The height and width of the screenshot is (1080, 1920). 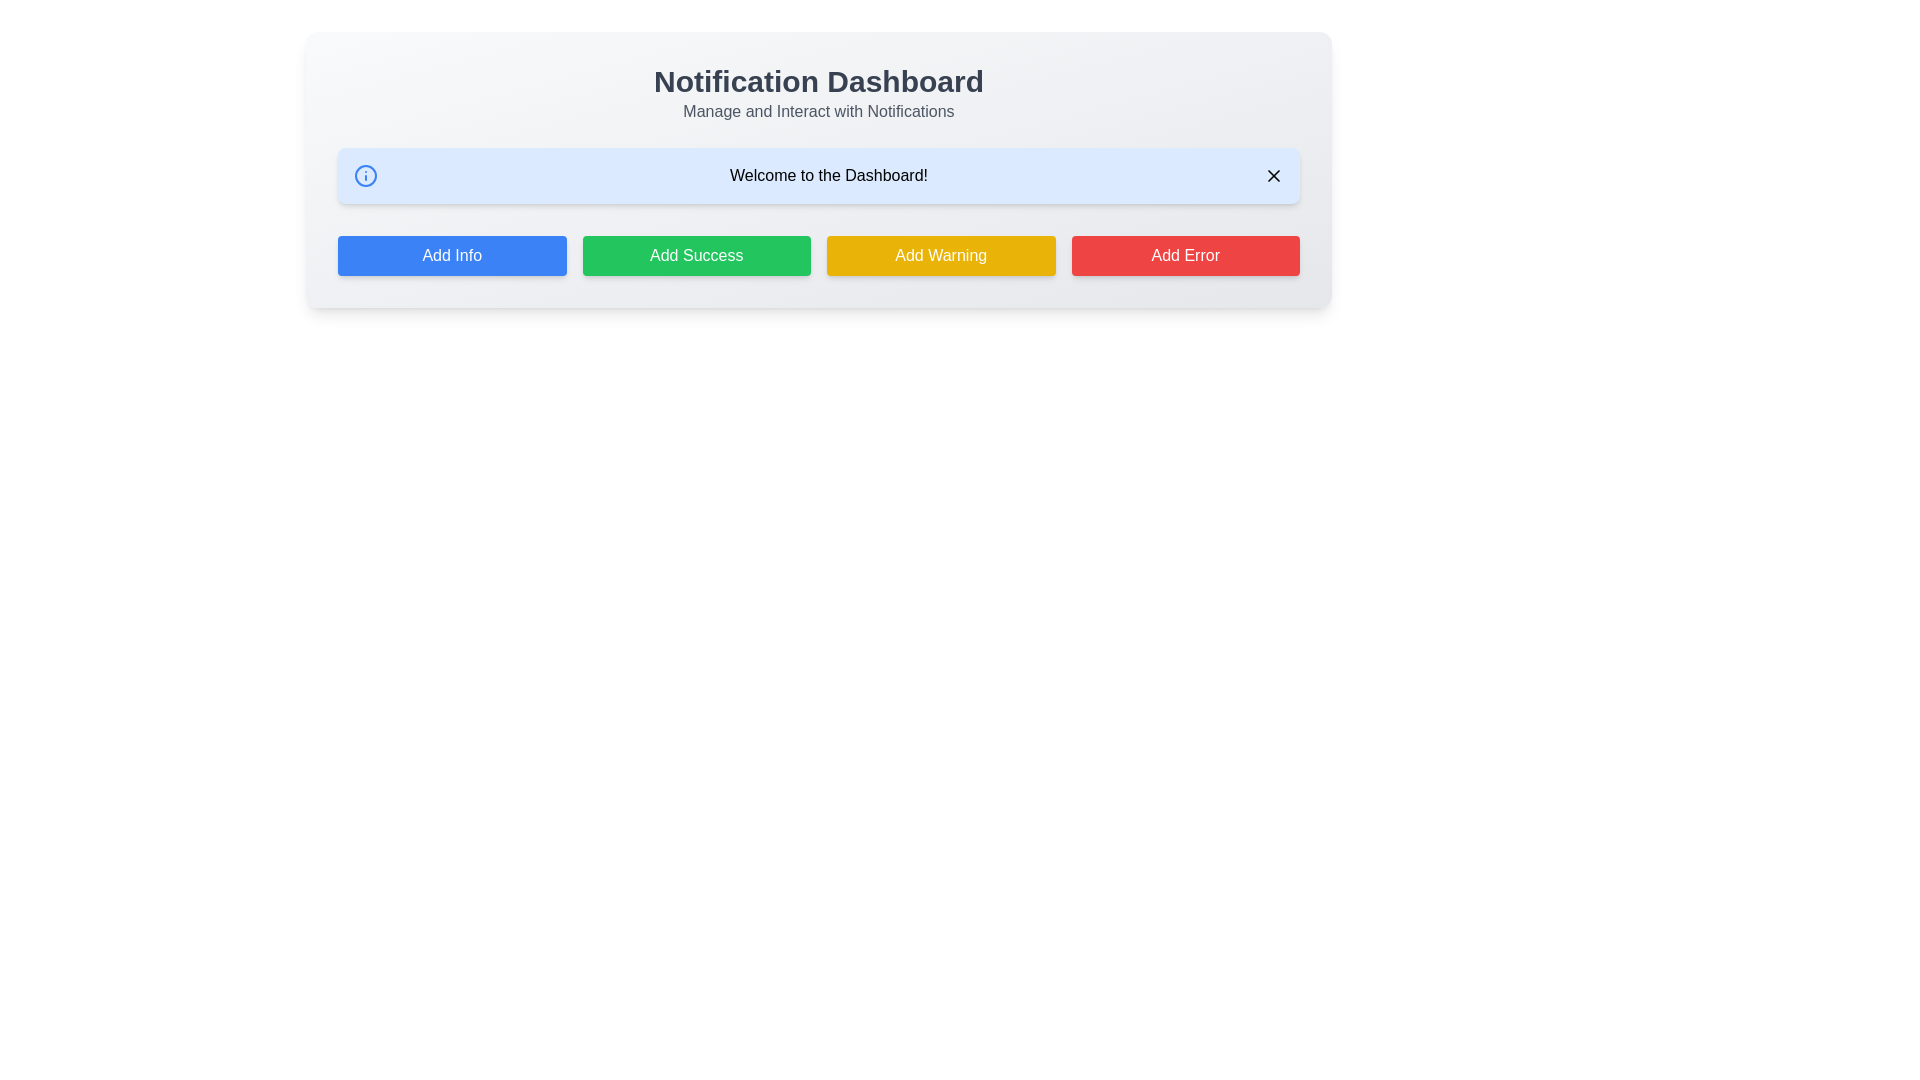 What do you see at coordinates (451, 254) in the screenshot?
I see `the 'Add Info' button, which is a rectangular button with a blue background and white text, located at the bottom section of the 'Notification Dashboard' panel` at bounding box center [451, 254].